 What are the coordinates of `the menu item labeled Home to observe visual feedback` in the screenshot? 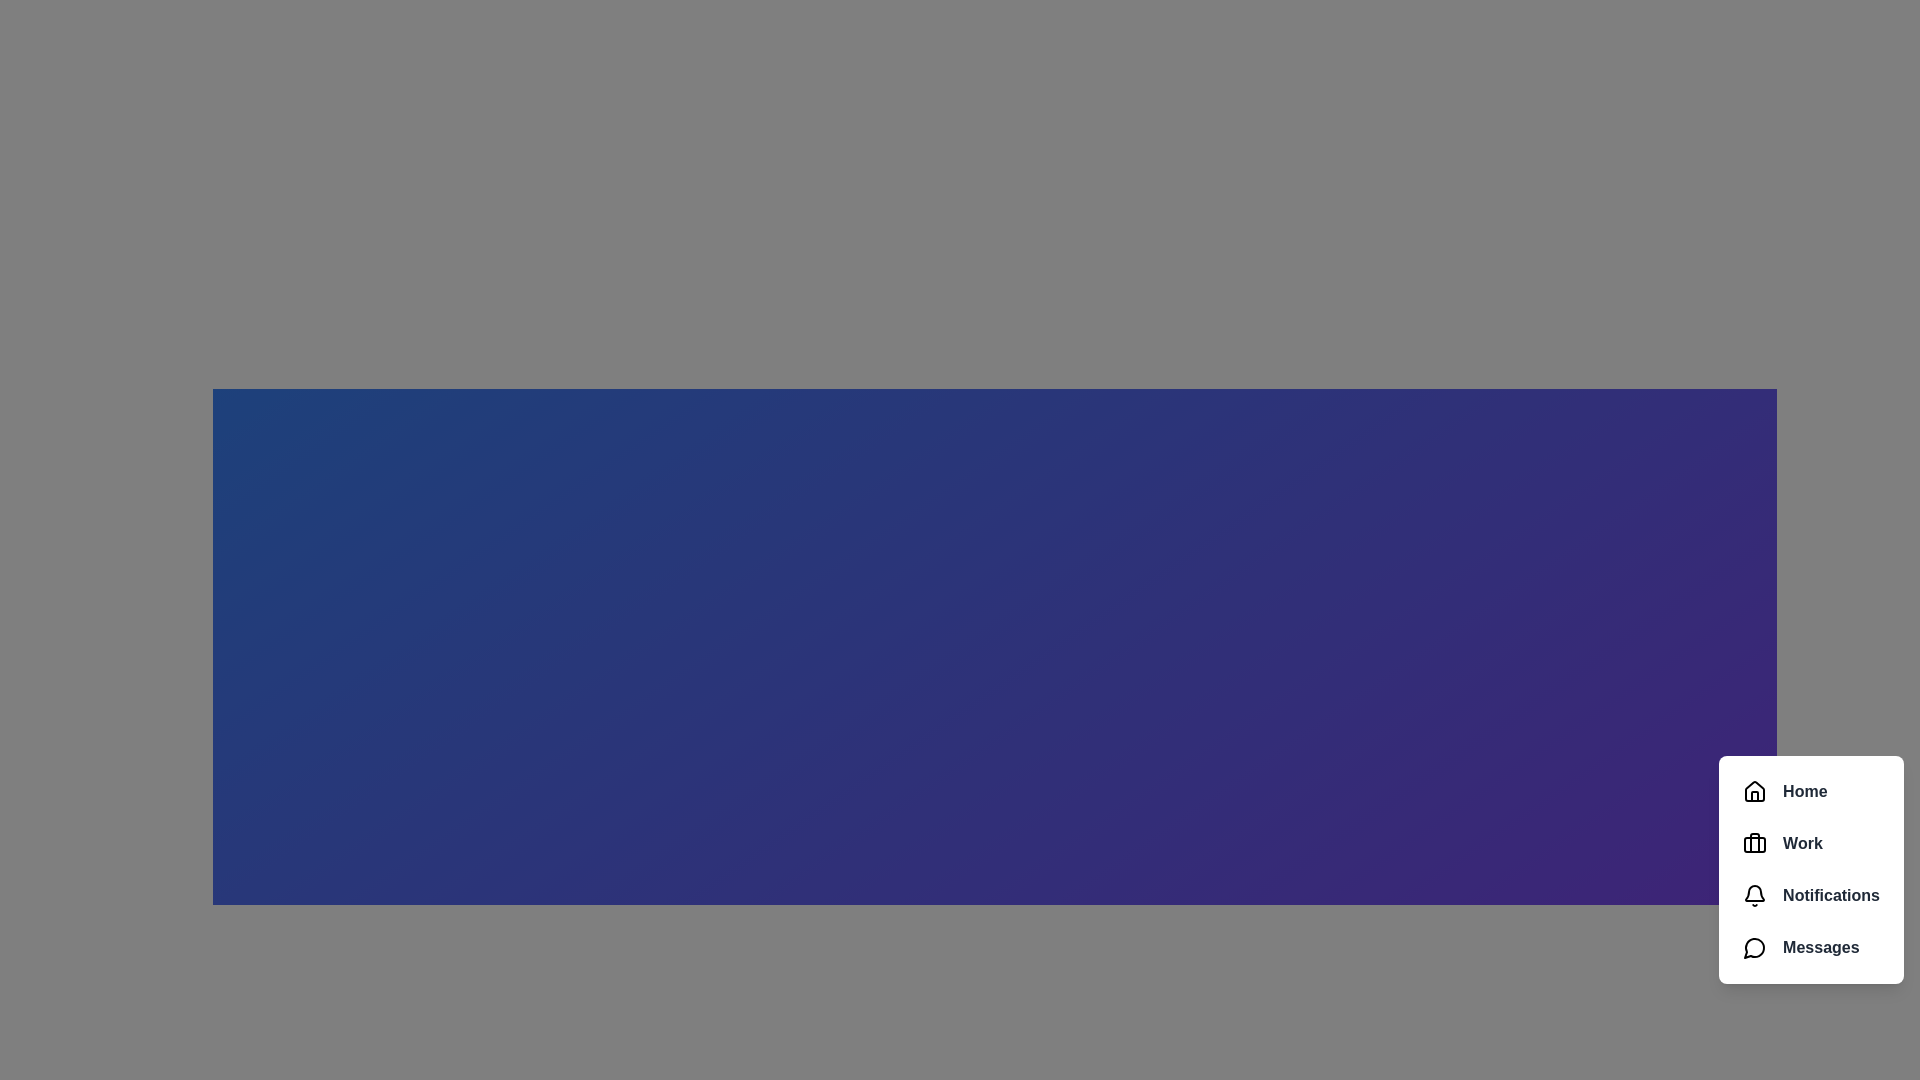 It's located at (1811, 790).